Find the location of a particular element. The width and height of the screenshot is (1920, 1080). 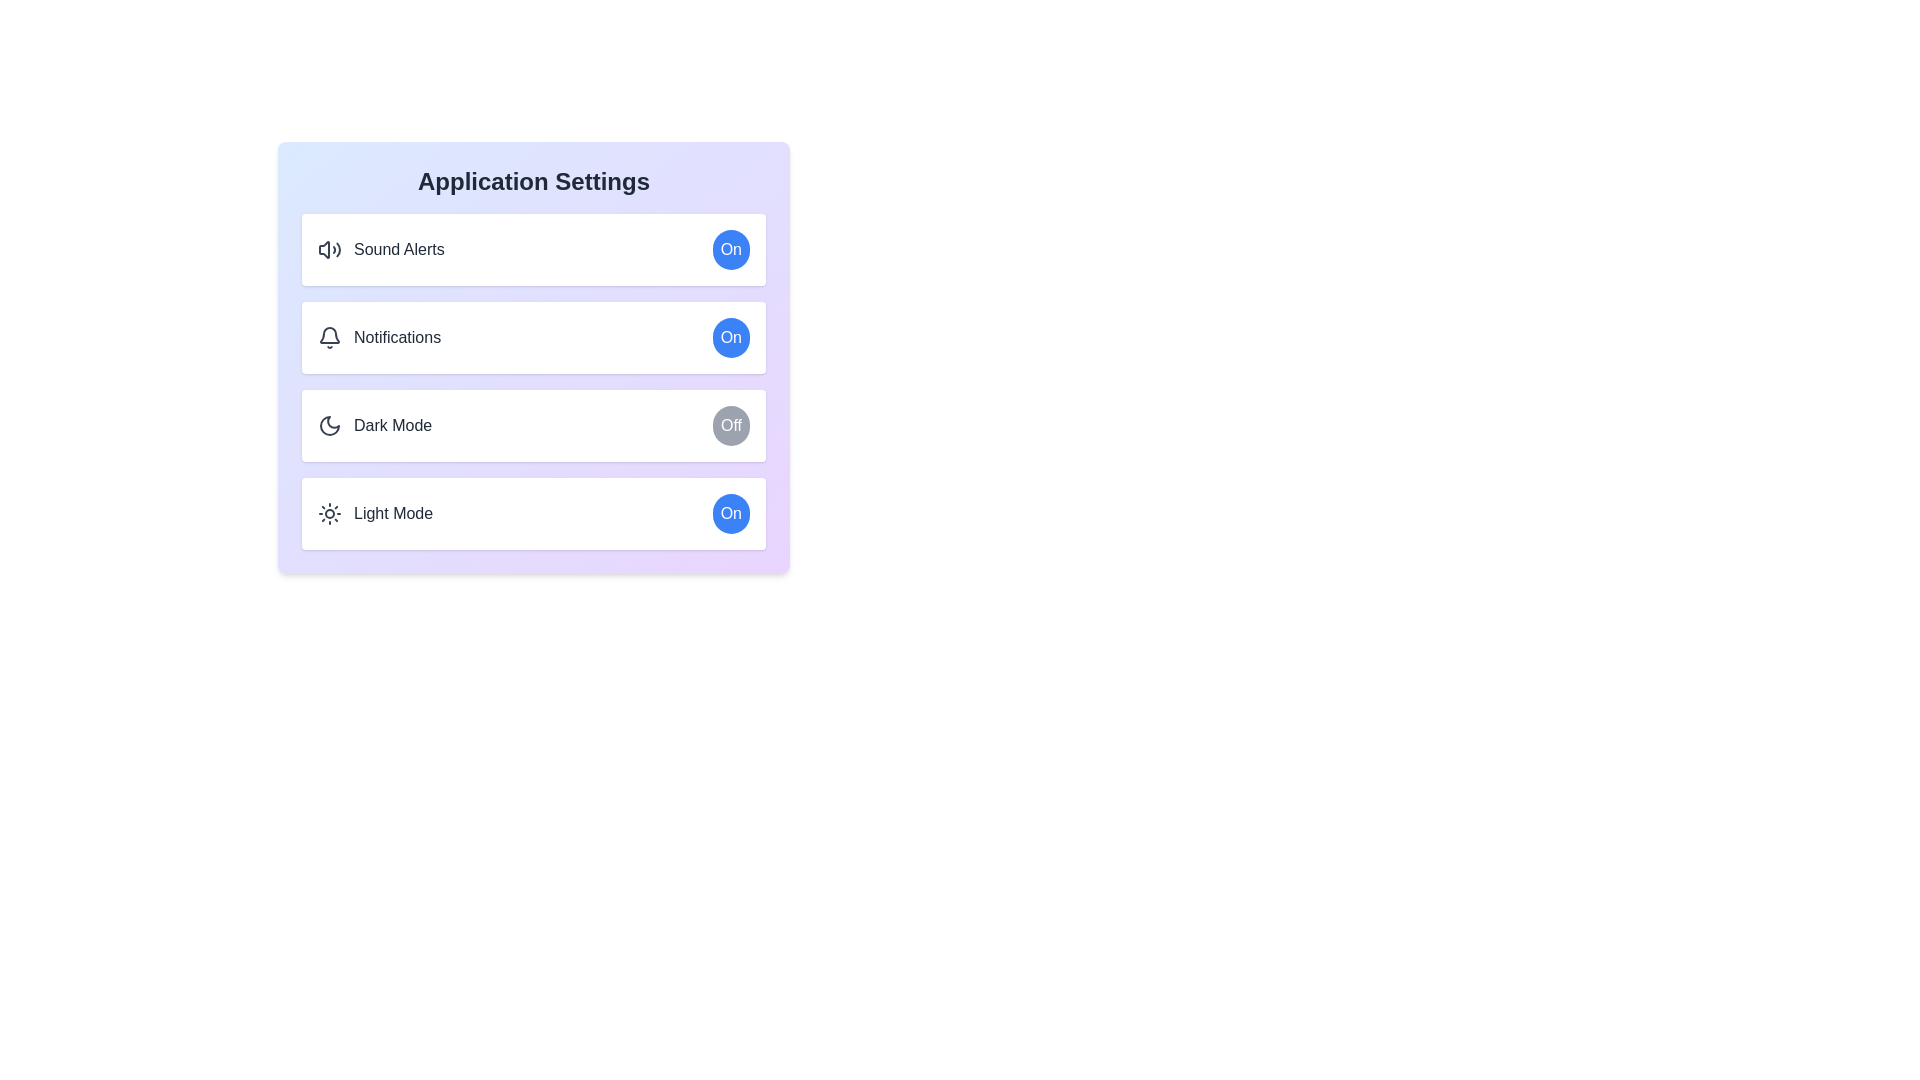

the Label with a descriptive icon that represents the configuration option for enabling or disabling dark mode, located in the third row of the settings panel is located at coordinates (375, 424).